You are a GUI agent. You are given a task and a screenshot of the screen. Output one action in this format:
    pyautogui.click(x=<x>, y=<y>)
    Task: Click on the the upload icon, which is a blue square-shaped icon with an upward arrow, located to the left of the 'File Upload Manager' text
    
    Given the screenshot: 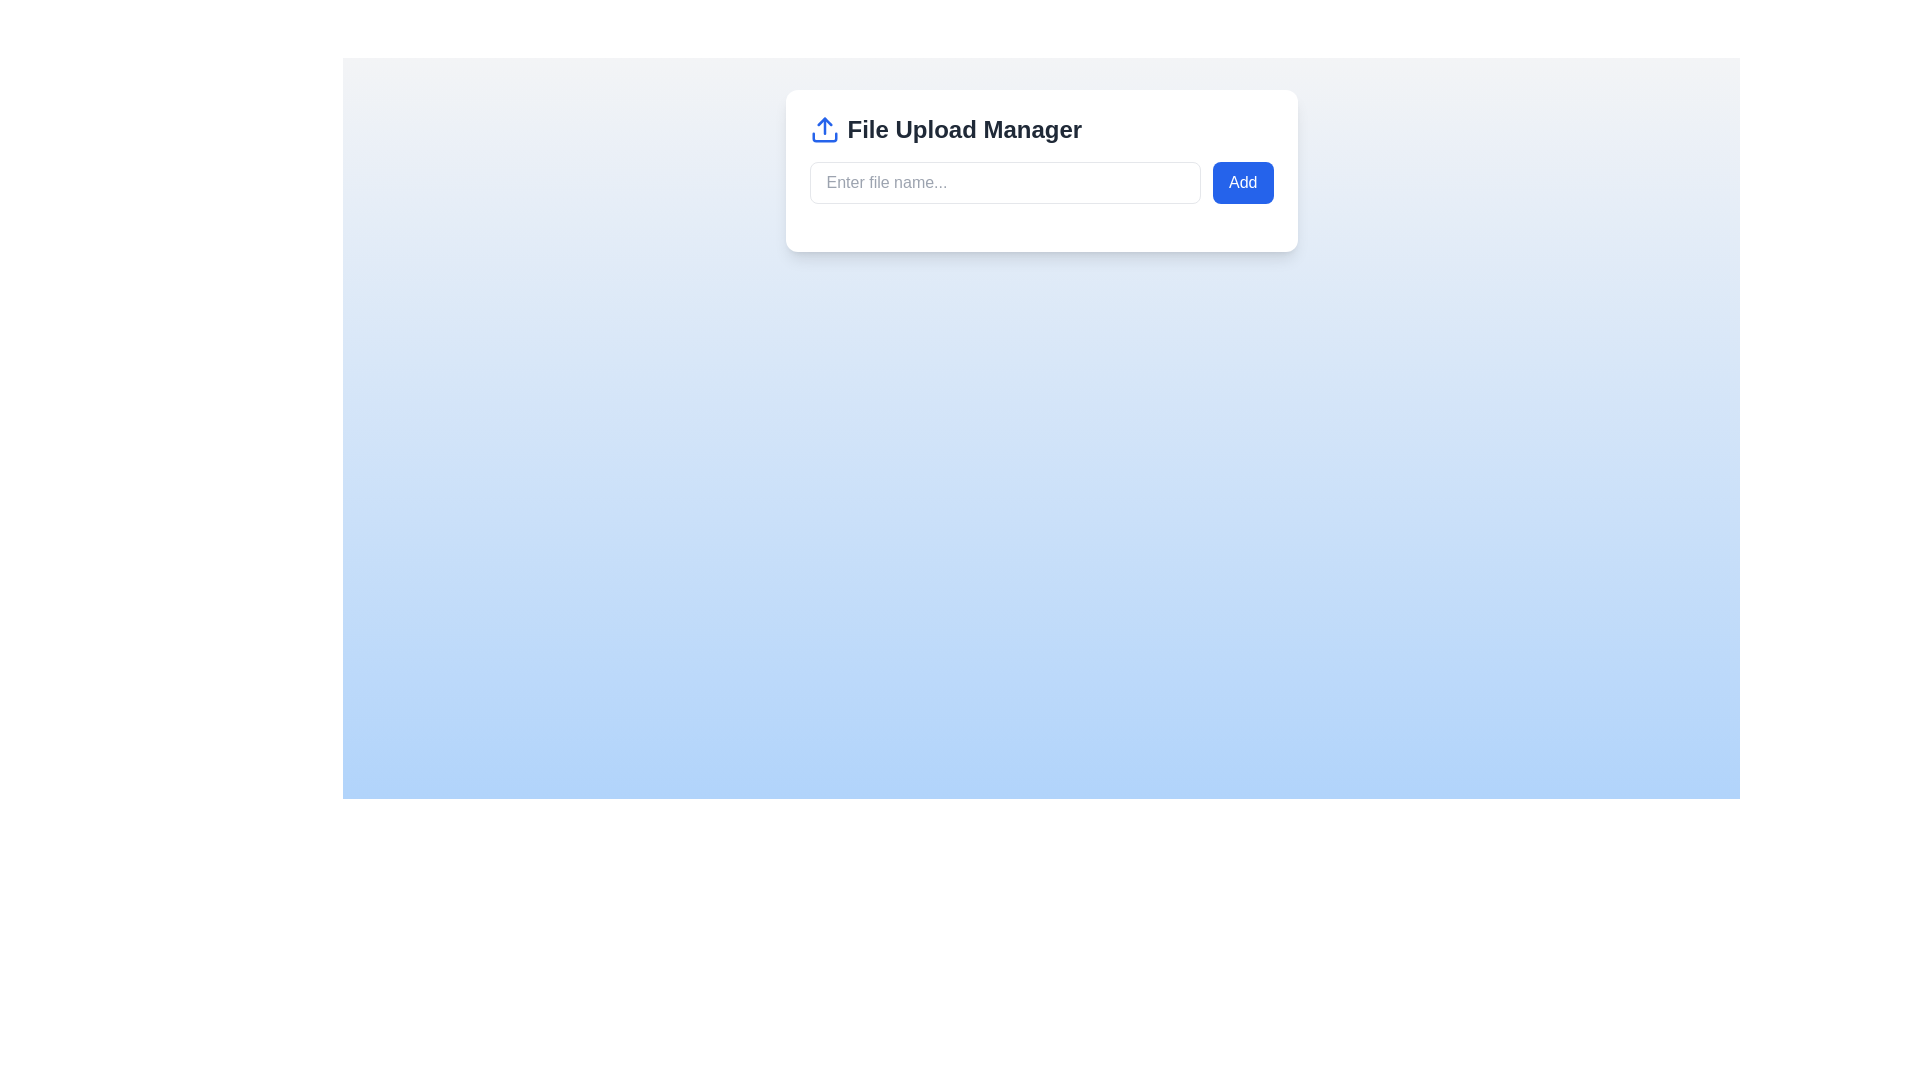 What is the action you would take?
    pyautogui.click(x=824, y=130)
    